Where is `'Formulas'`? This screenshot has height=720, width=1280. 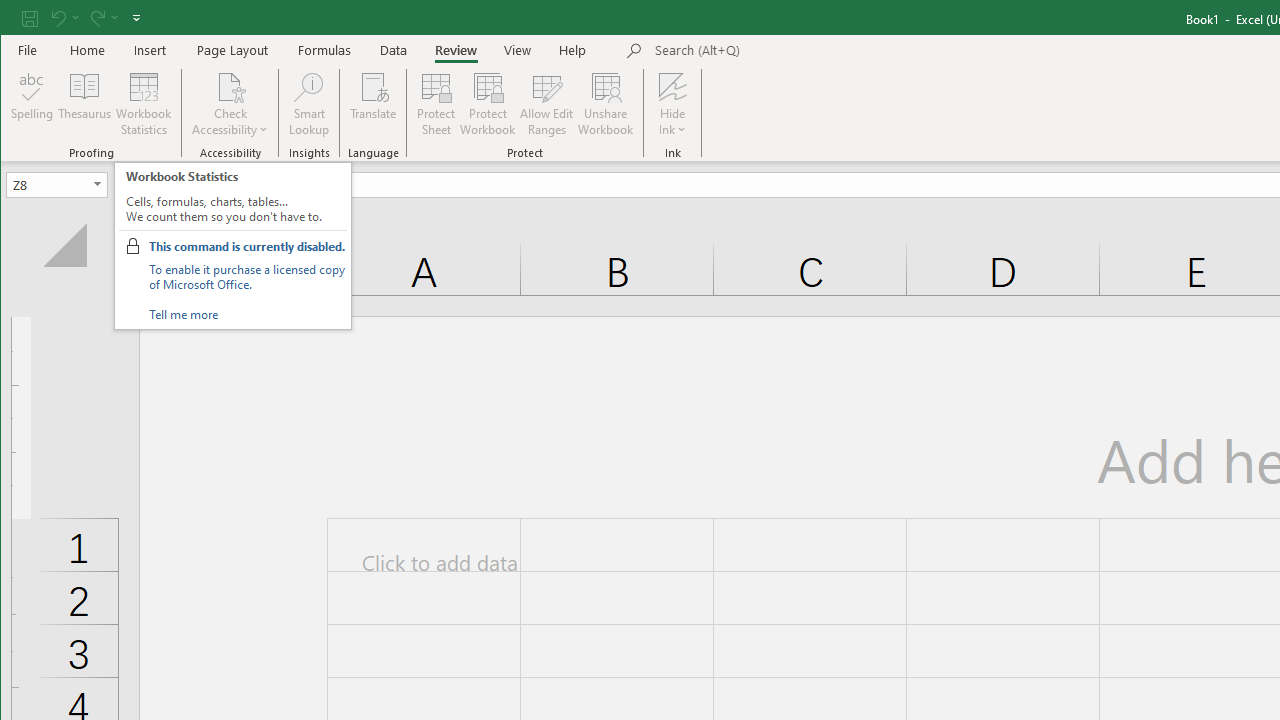
'Formulas' is located at coordinates (325, 49).